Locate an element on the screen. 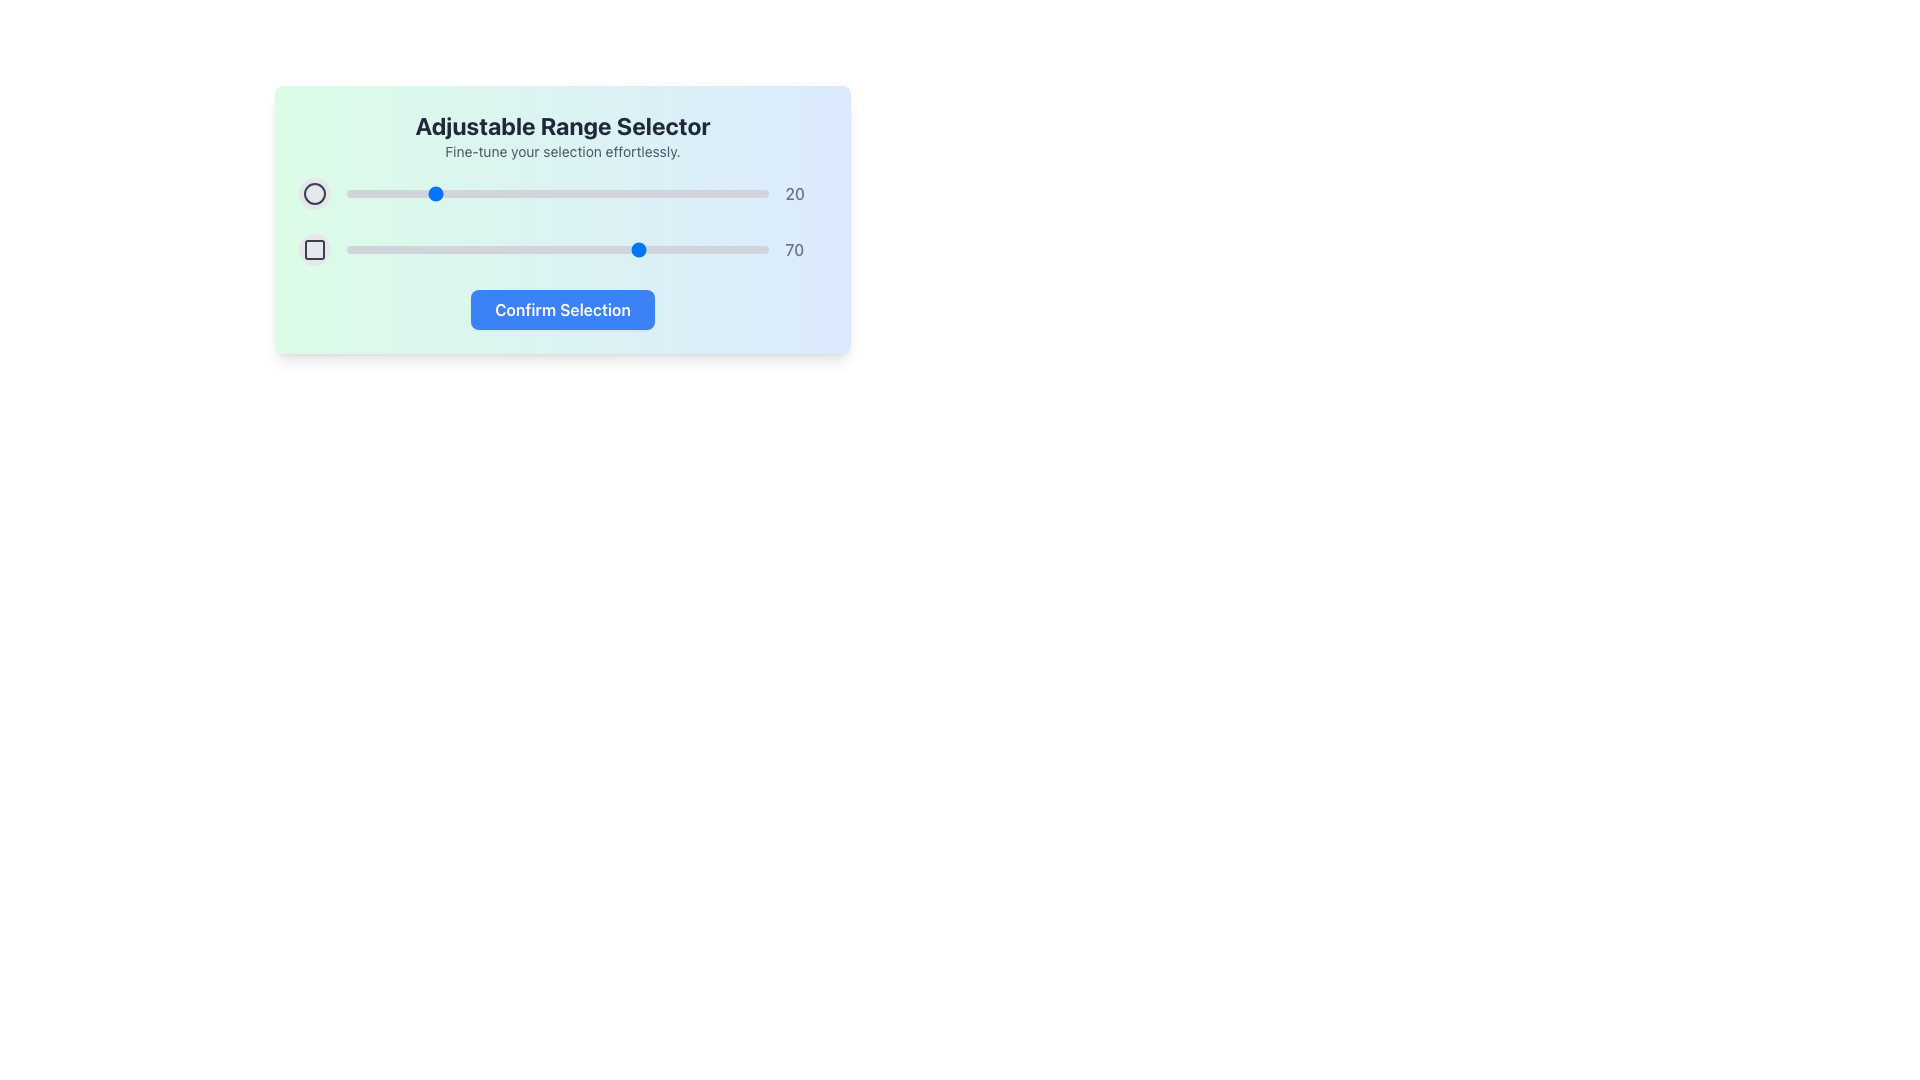 The height and width of the screenshot is (1080, 1920). the slider is located at coordinates (363, 249).